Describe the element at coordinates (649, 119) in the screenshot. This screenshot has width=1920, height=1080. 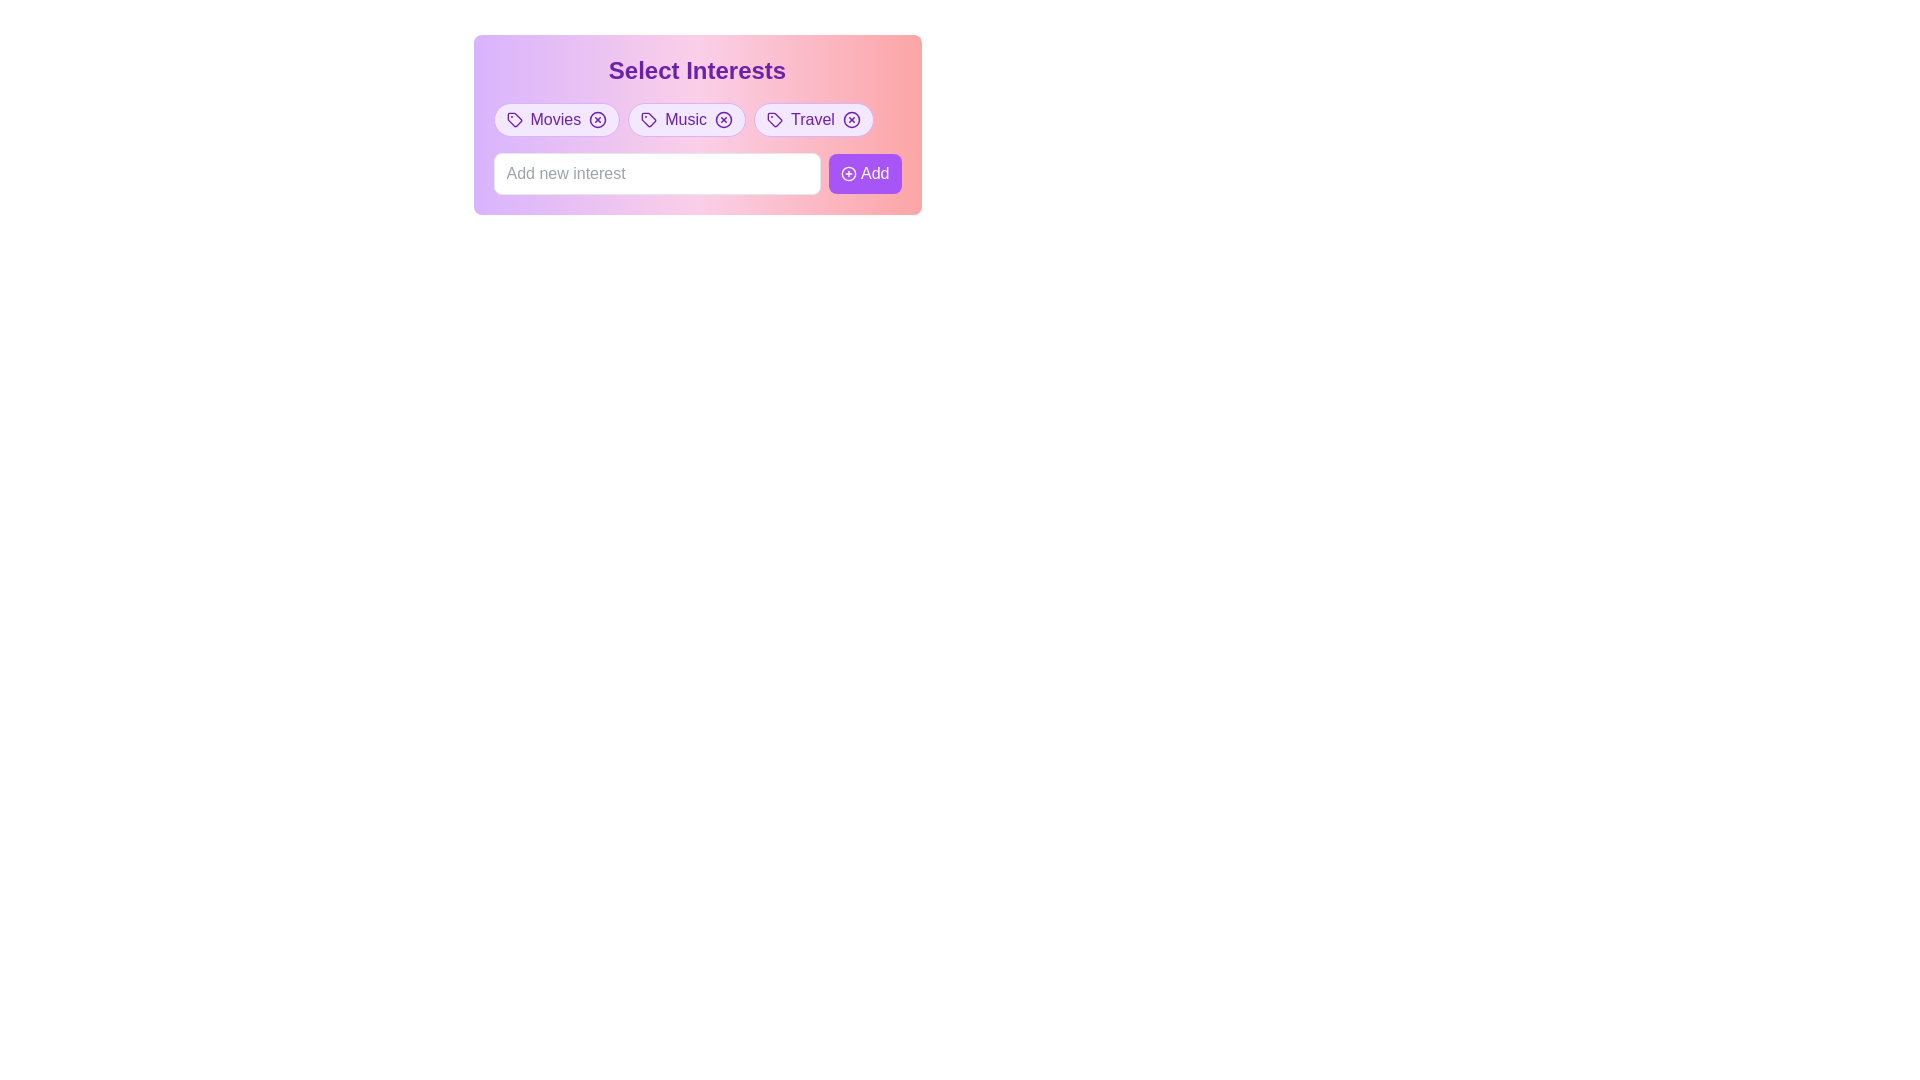
I see `the modern tag icon SVG graphic that precedes the 'Music' label in the interests section, if interactive elements exist nearby` at that location.